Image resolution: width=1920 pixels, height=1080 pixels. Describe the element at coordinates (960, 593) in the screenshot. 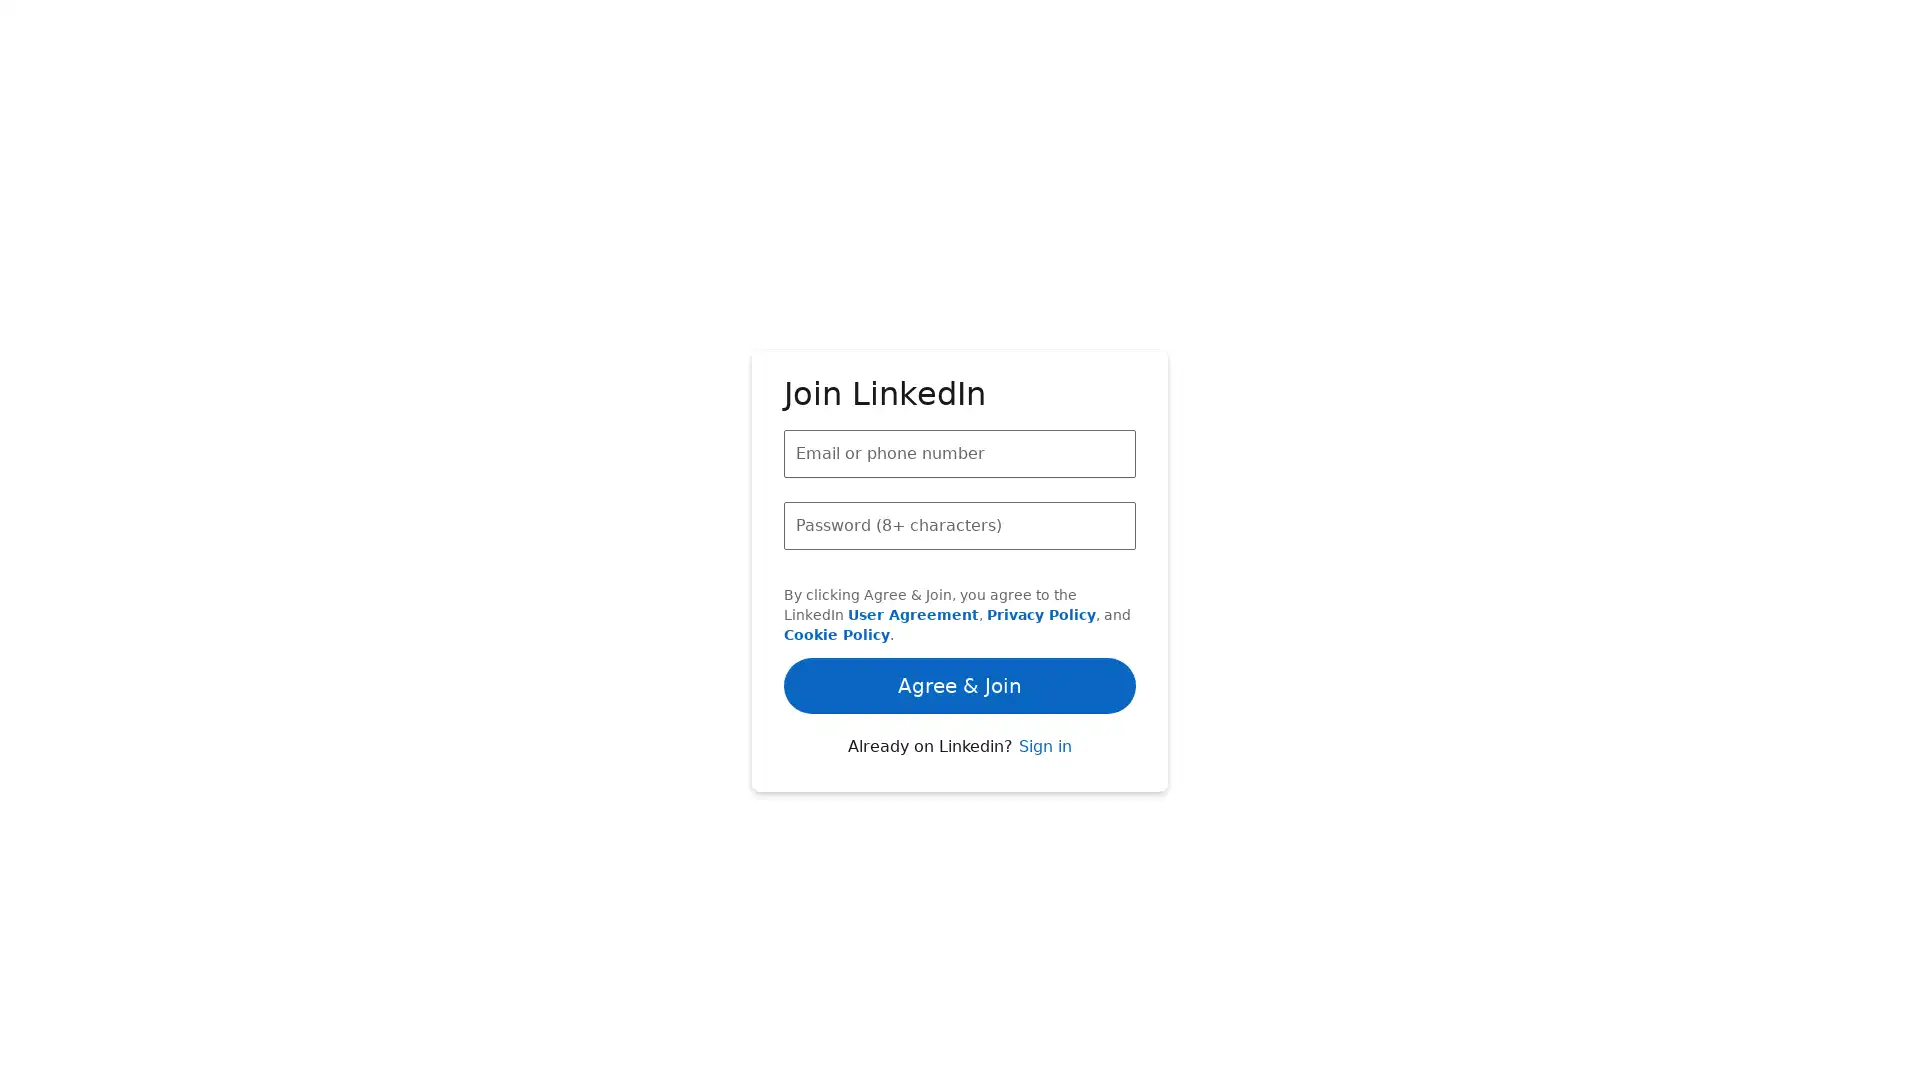

I see `Agree & Join` at that location.